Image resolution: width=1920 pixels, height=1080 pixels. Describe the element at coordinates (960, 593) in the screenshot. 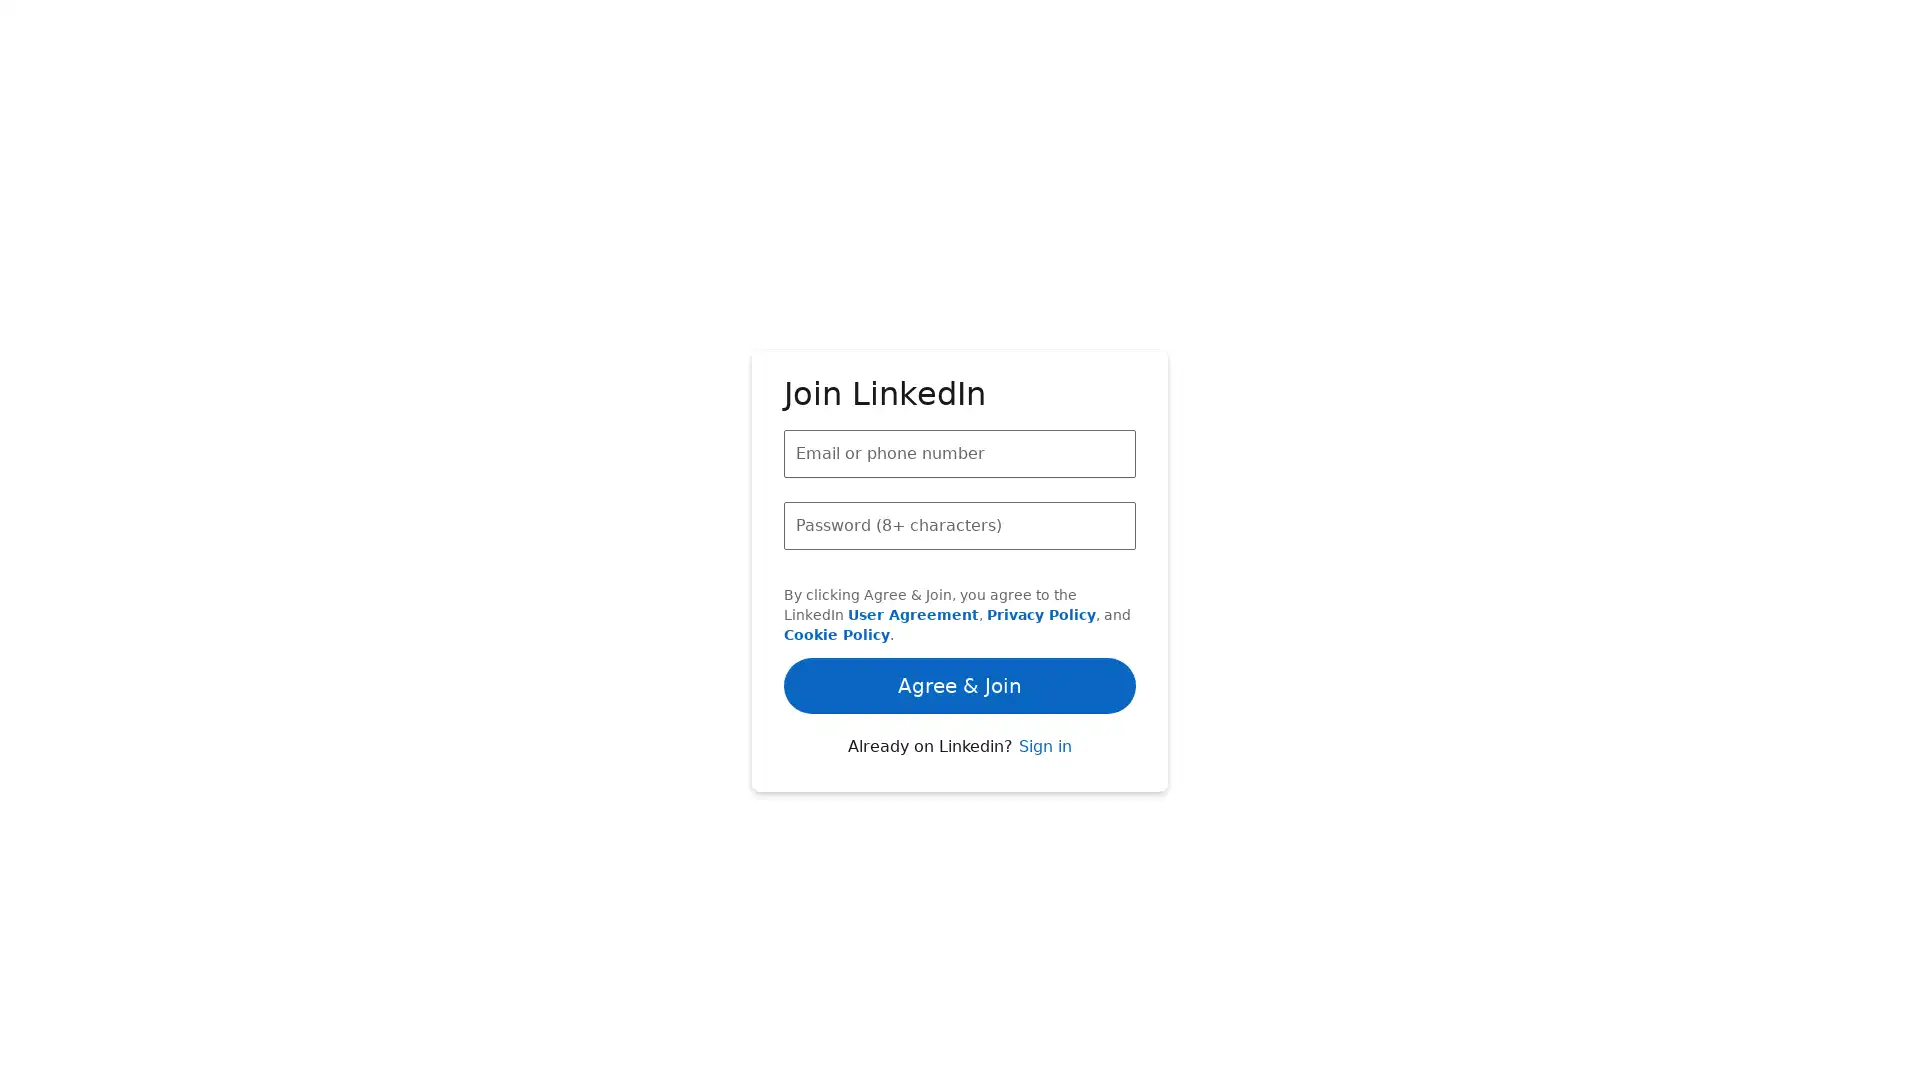

I see `Agree & Join` at that location.